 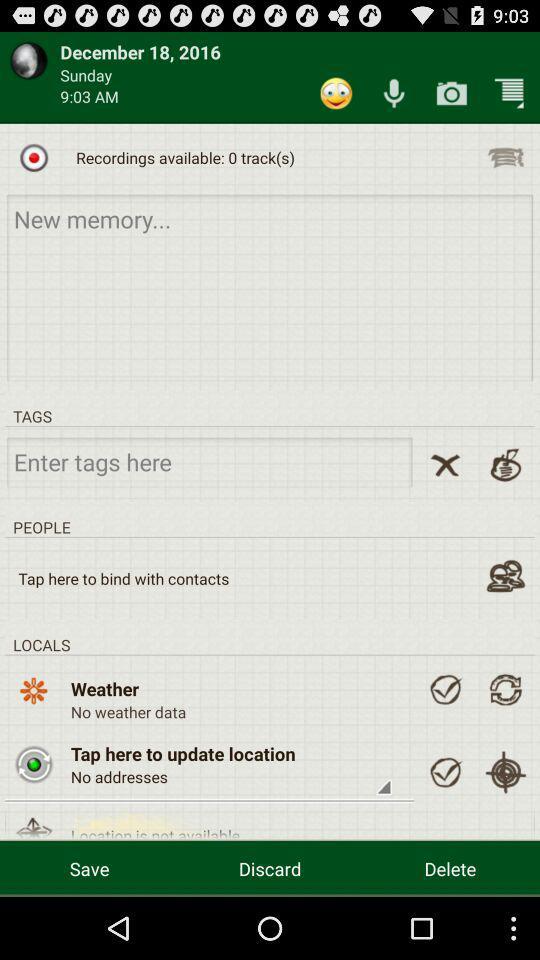 What do you see at coordinates (208, 461) in the screenshot?
I see `tags` at bounding box center [208, 461].